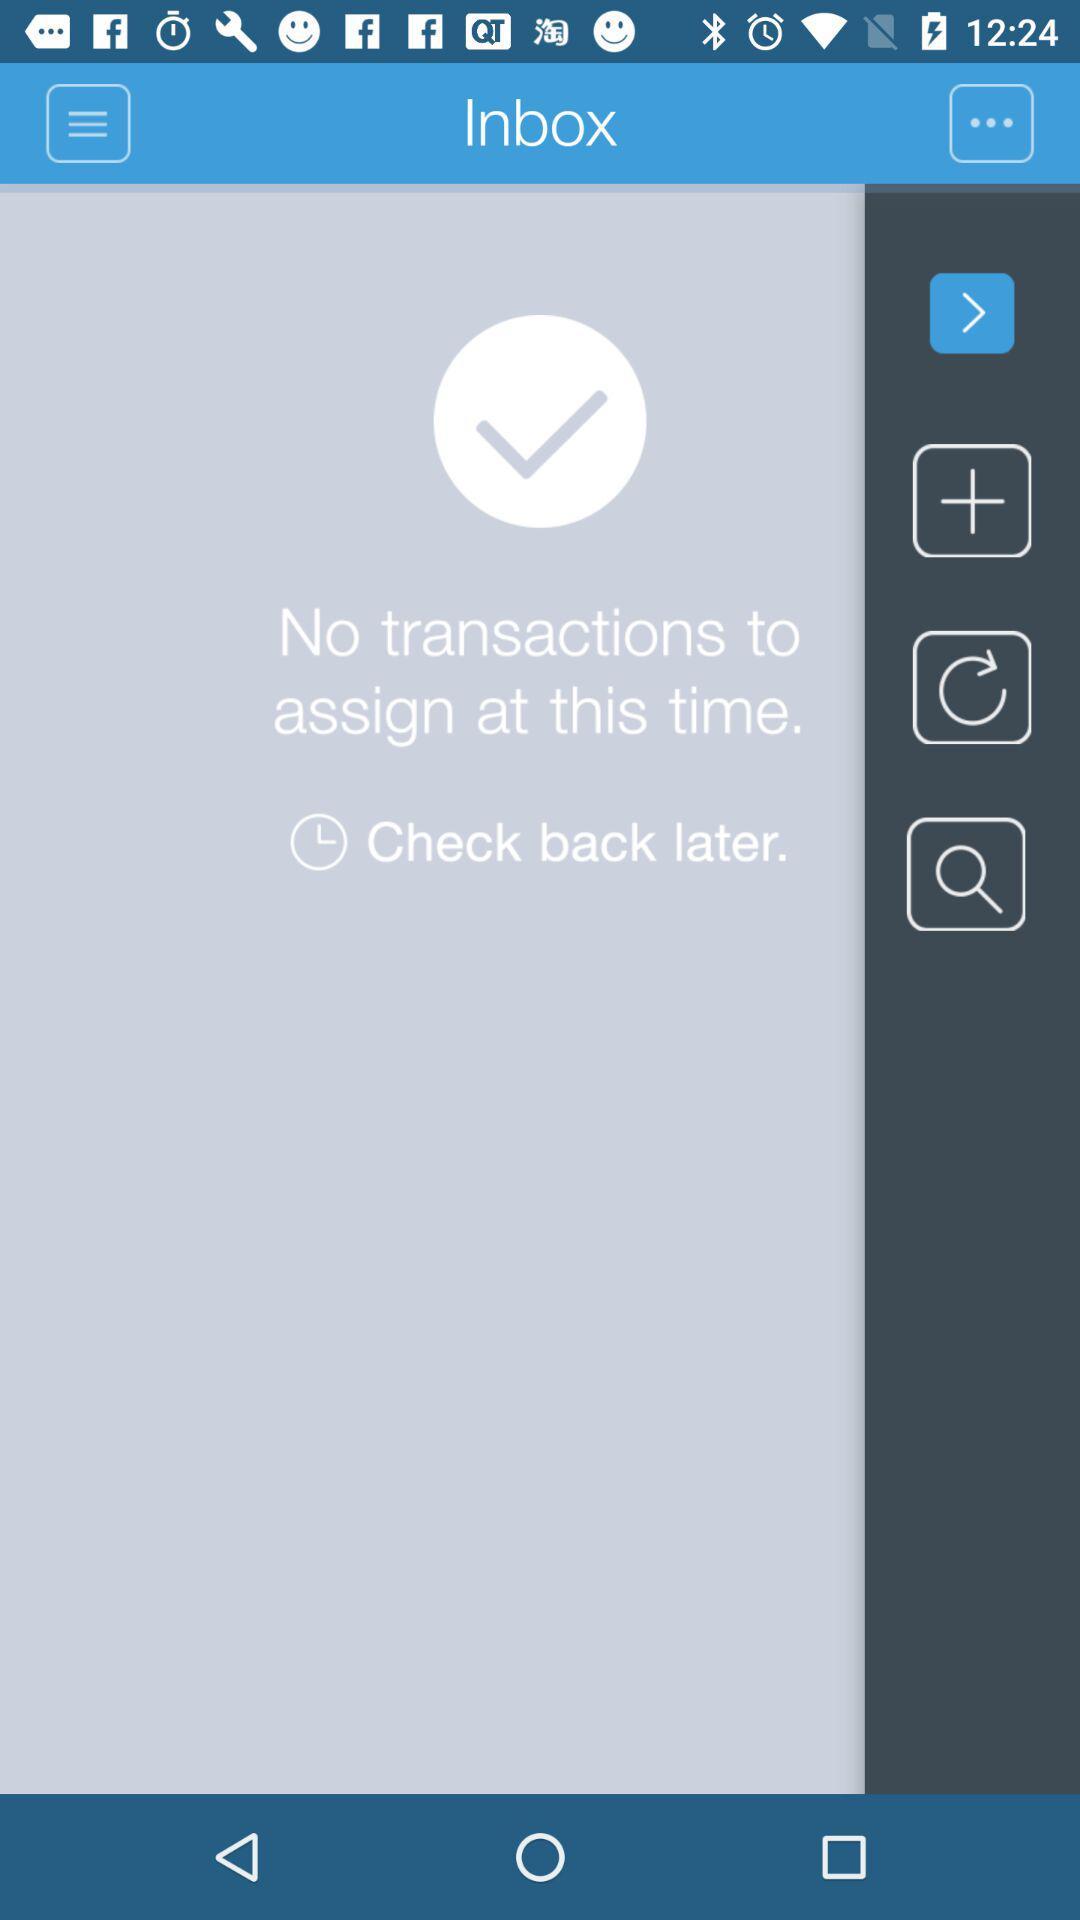 Image resolution: width=1080 pixels, height=1920 pixels. Describe the element at coordinates (1014, 122) in the screenshot. I see `item to the right of the inbox` at that location.